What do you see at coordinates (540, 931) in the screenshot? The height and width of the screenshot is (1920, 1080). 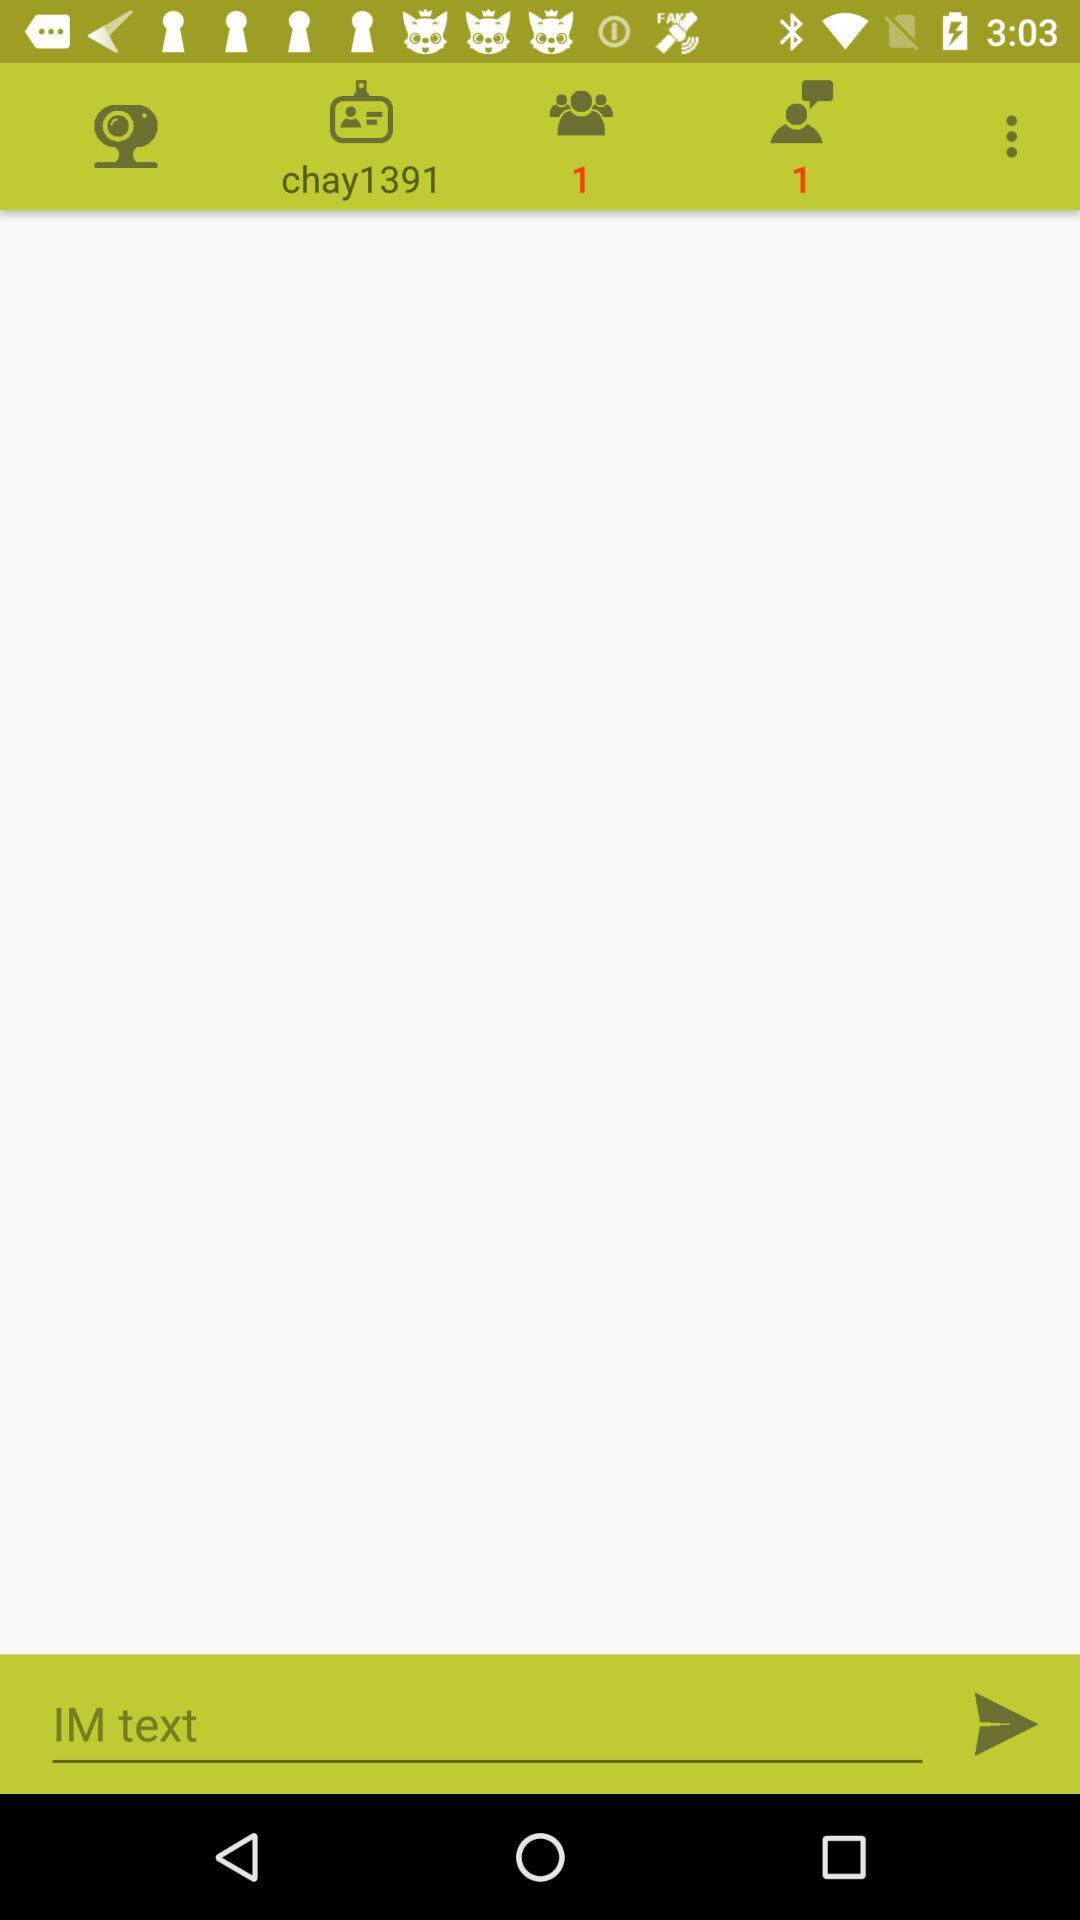 I see `data` at bounding box center [540, 931].